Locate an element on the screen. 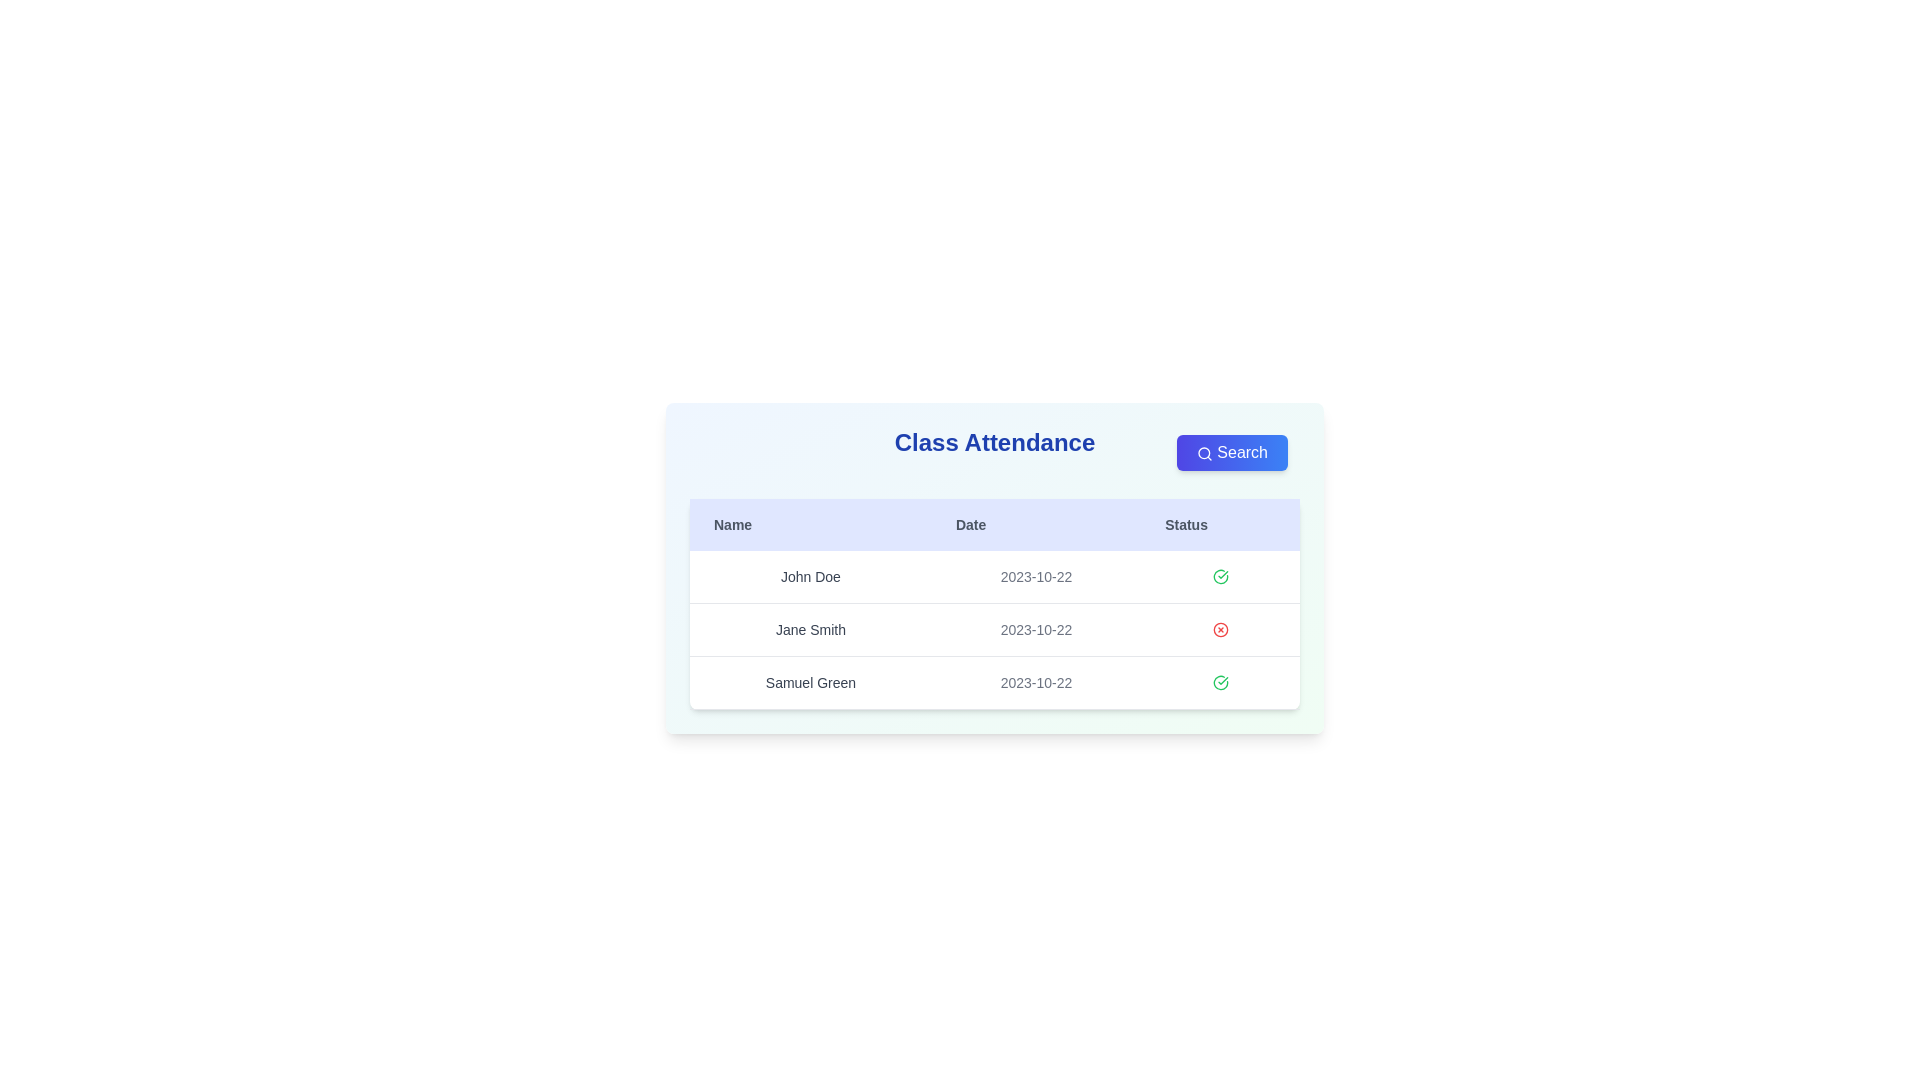 This screenshot has height=1080, width=1920. the row corresponding to Samuel Green is located at coordinates (994, 681).